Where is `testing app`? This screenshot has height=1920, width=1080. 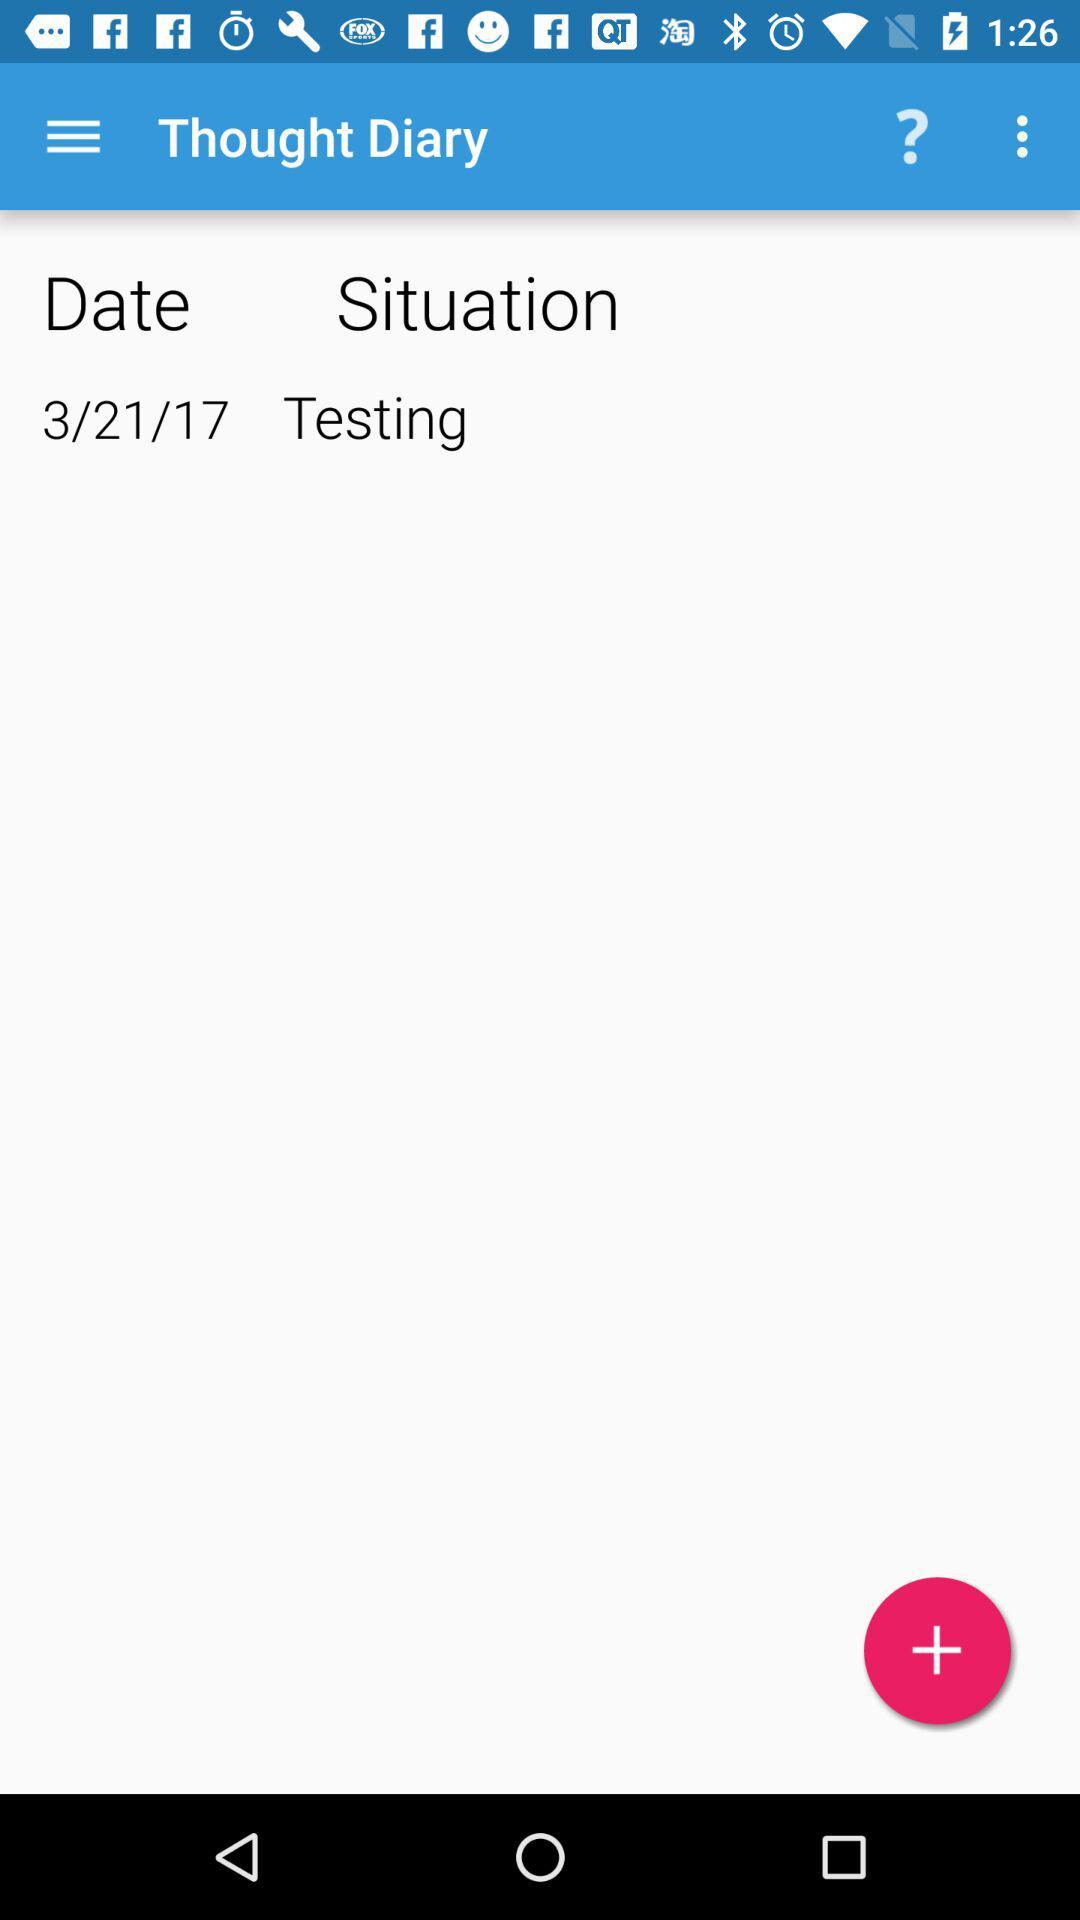 testing app is located at coordinates (660, 414).